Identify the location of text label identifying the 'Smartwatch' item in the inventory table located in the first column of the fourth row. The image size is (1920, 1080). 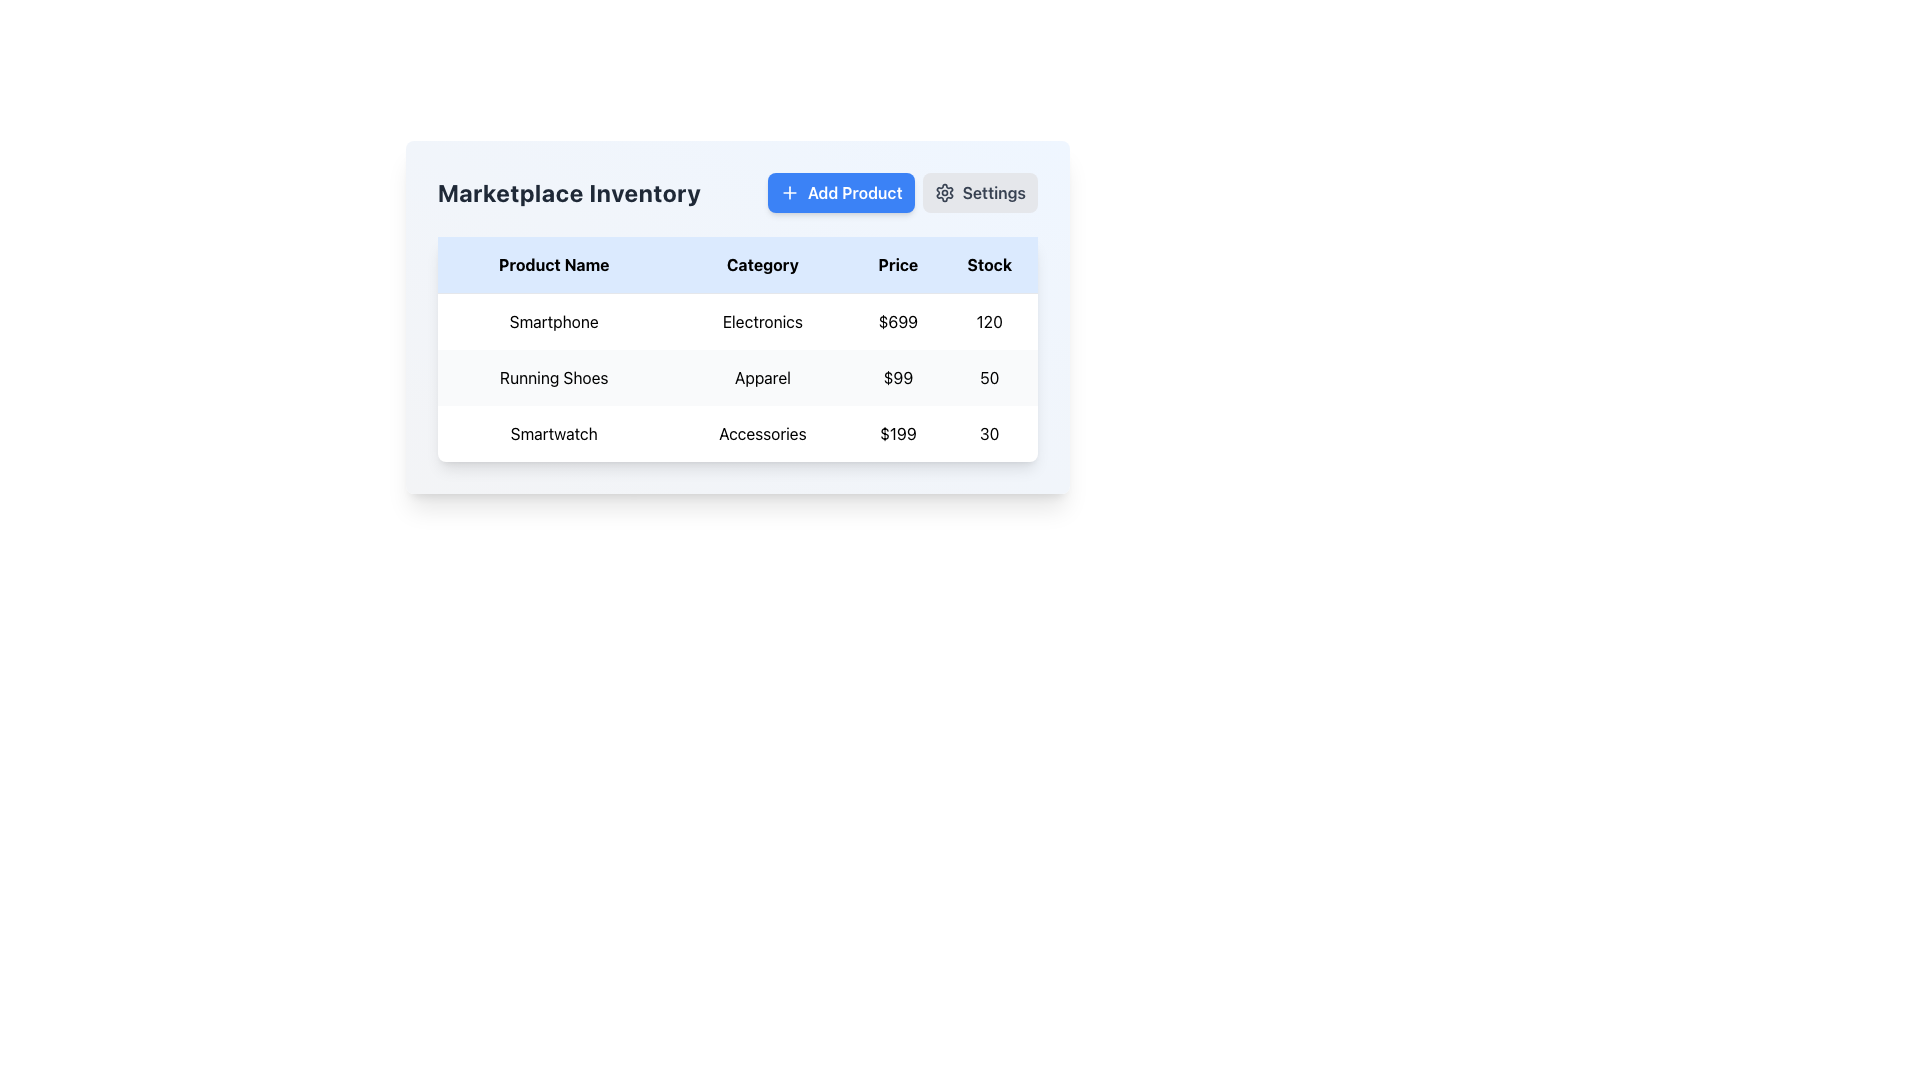
(554, 433).